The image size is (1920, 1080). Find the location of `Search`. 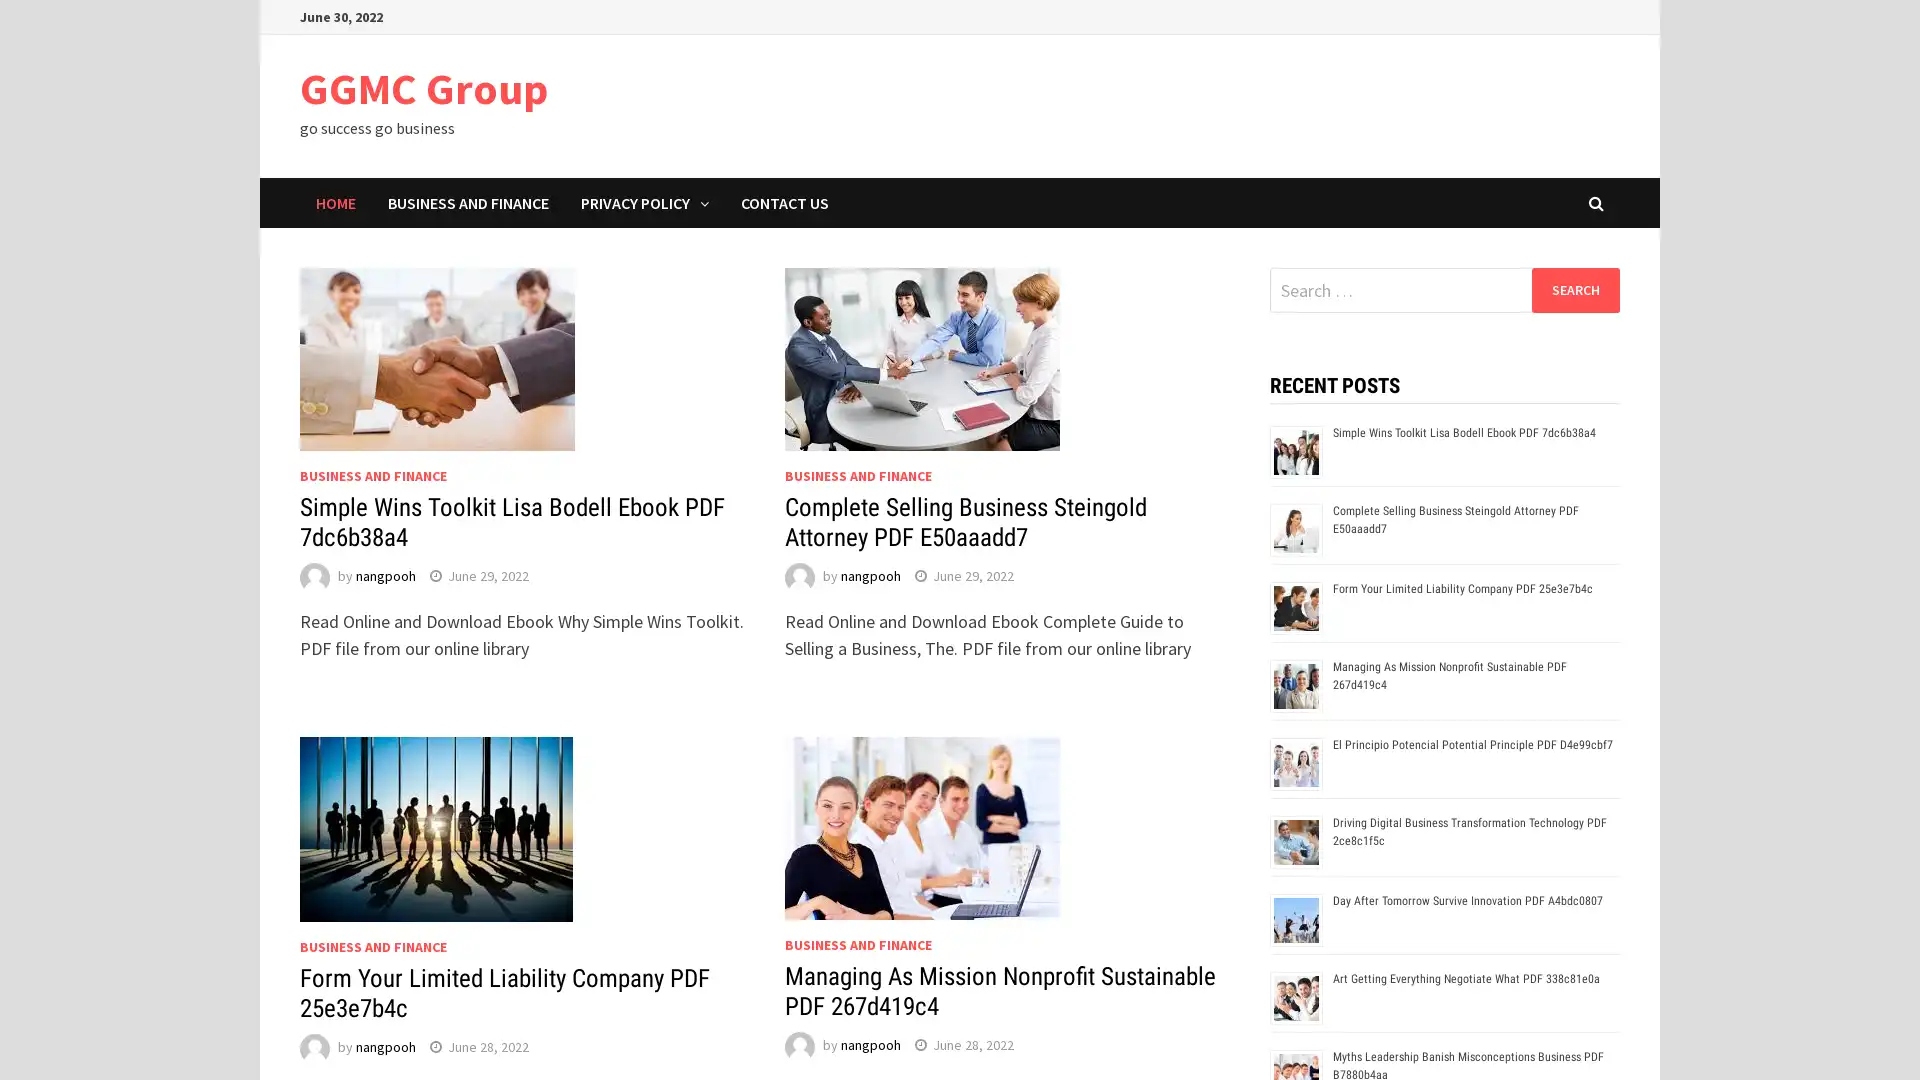

Search is located at coordinates (1574, 289).